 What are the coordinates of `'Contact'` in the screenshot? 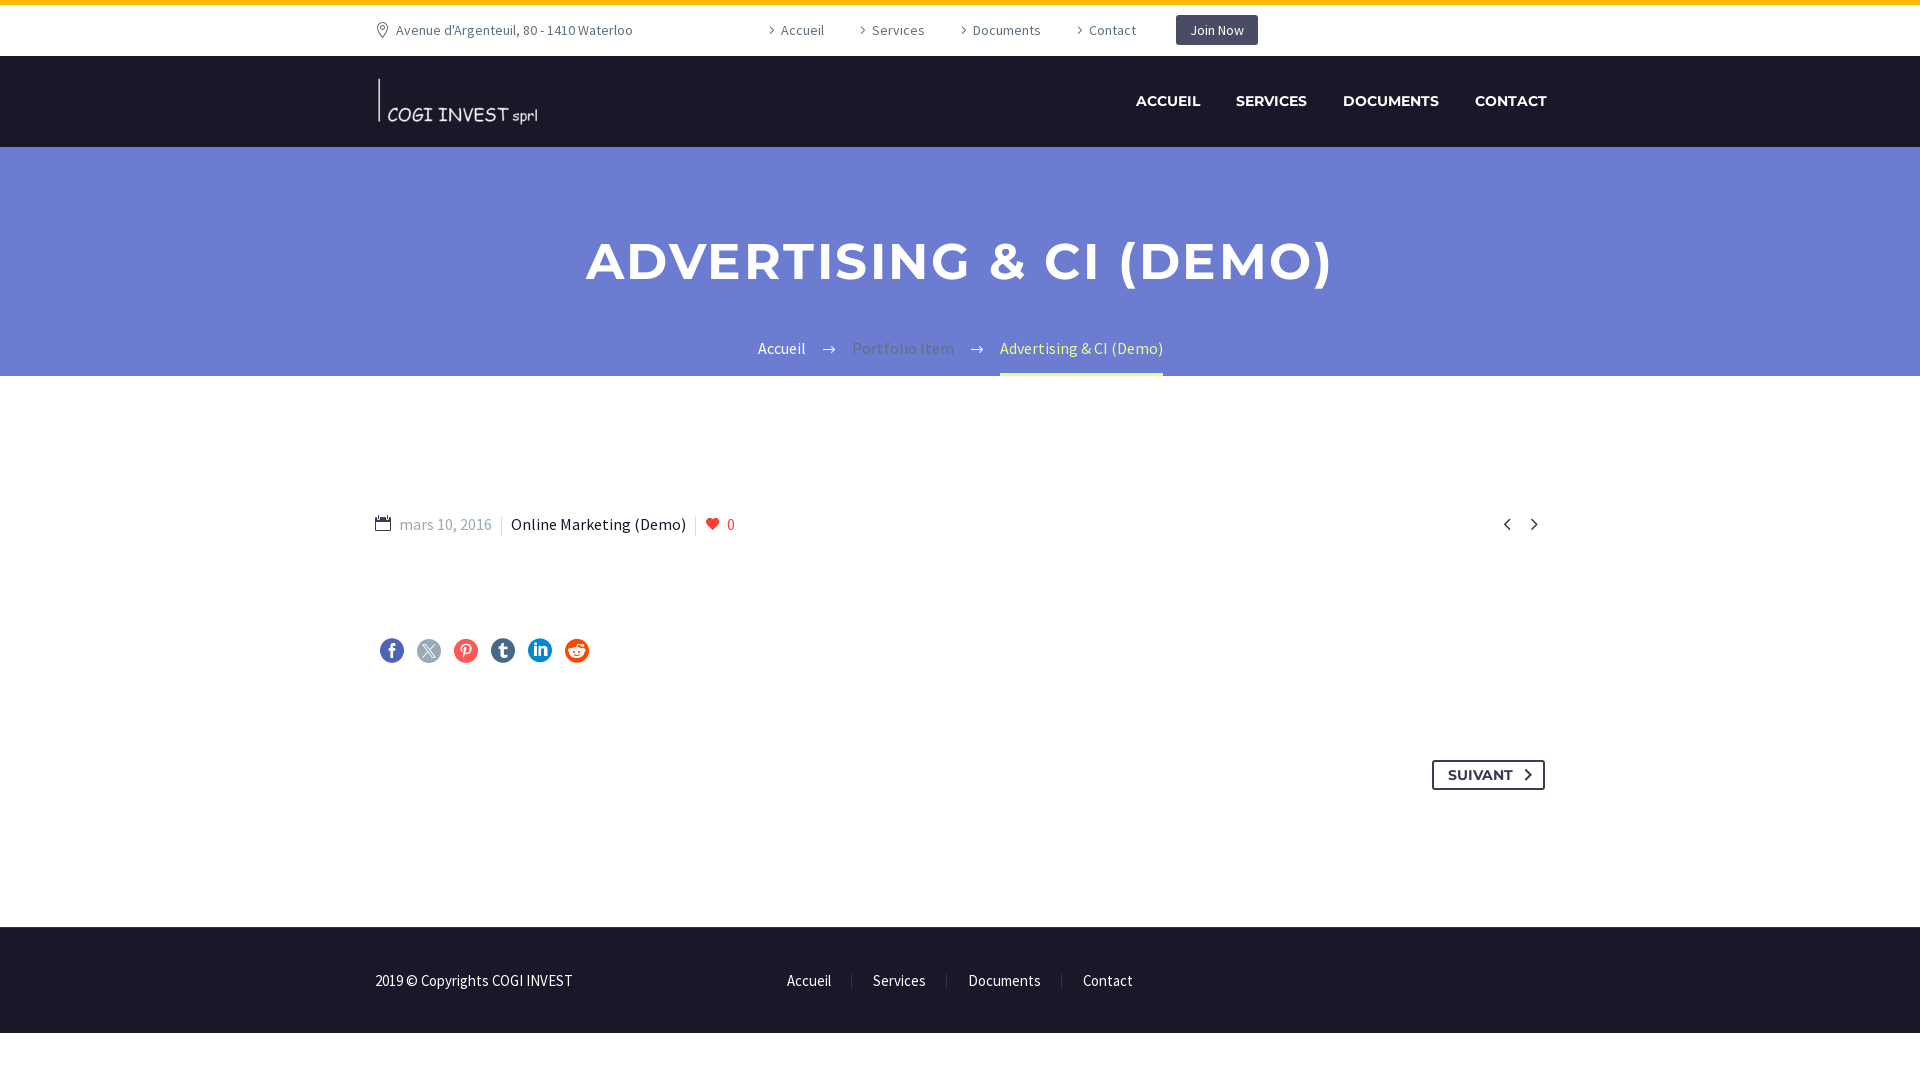 It's located at (1082, 980).